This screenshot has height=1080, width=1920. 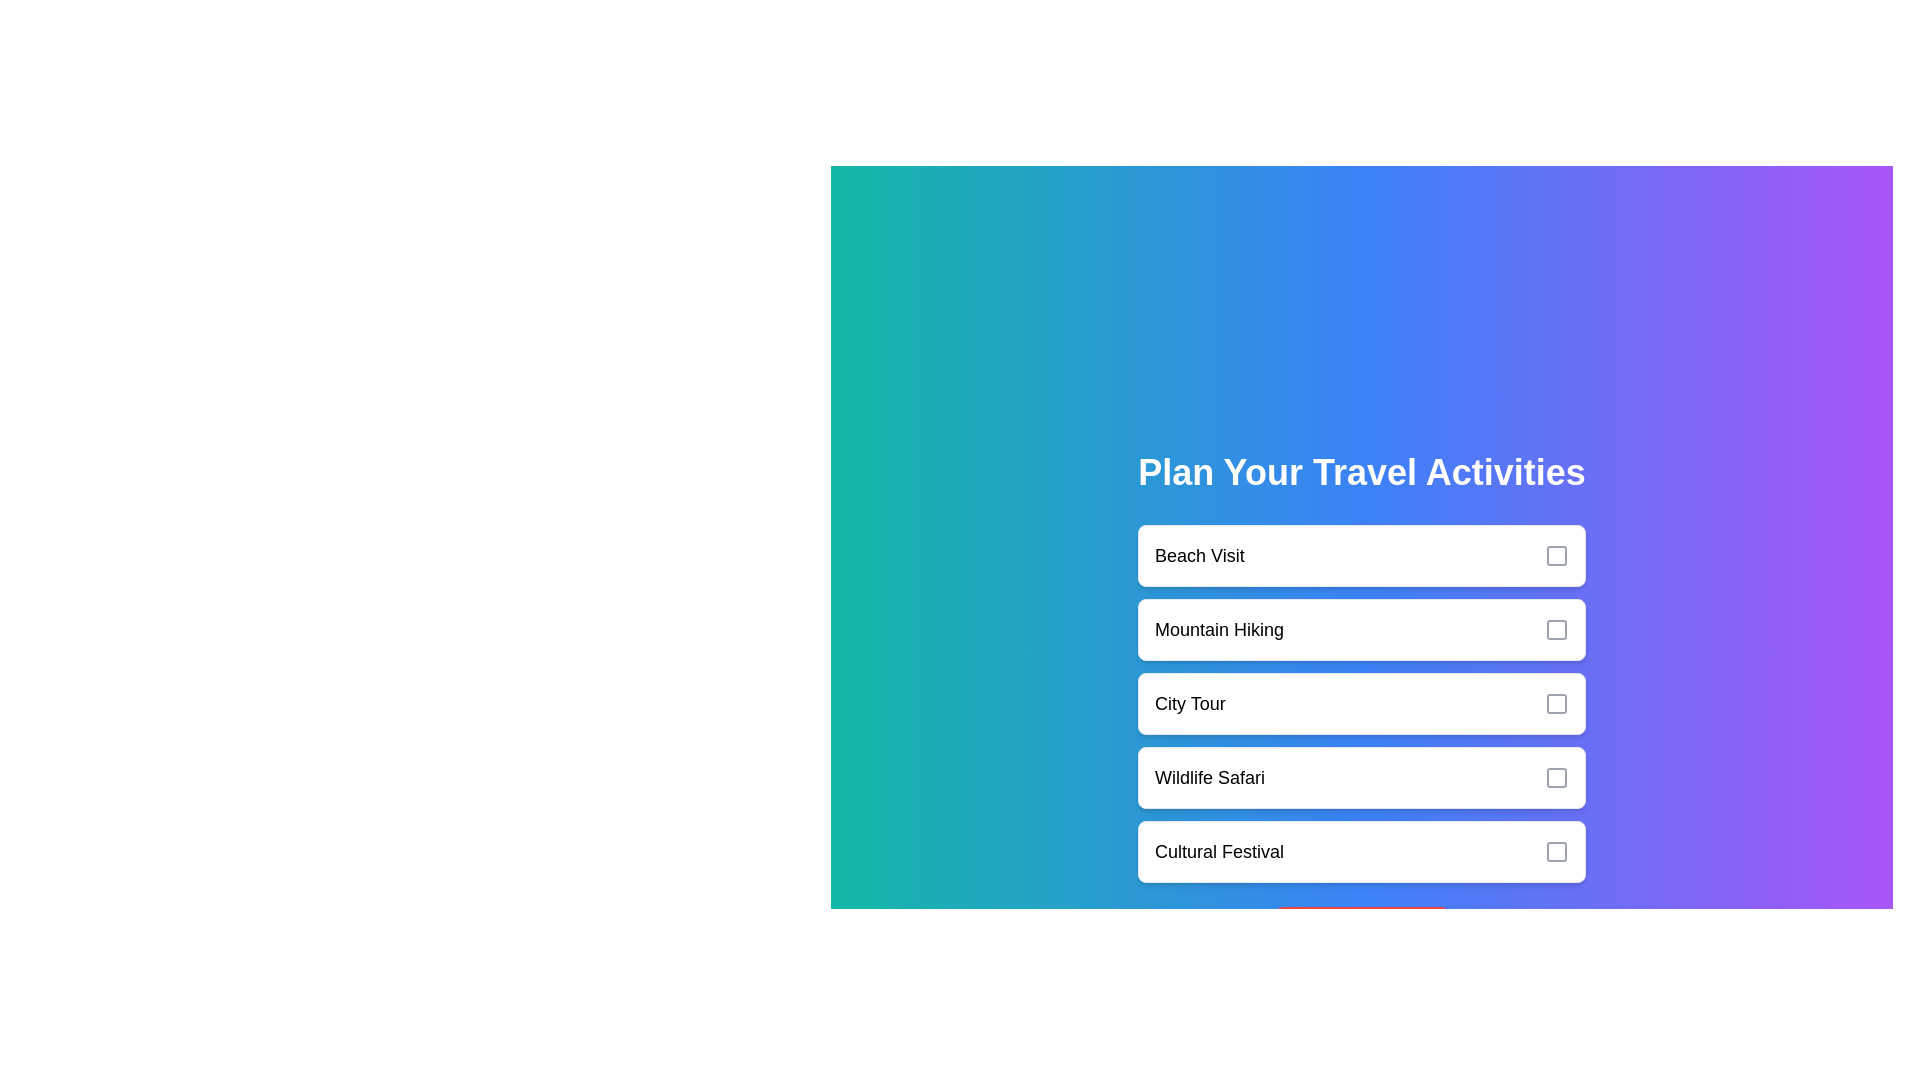 I want to click on the activity City Tour to observe the hover effect, so click(x=1361, y=703).